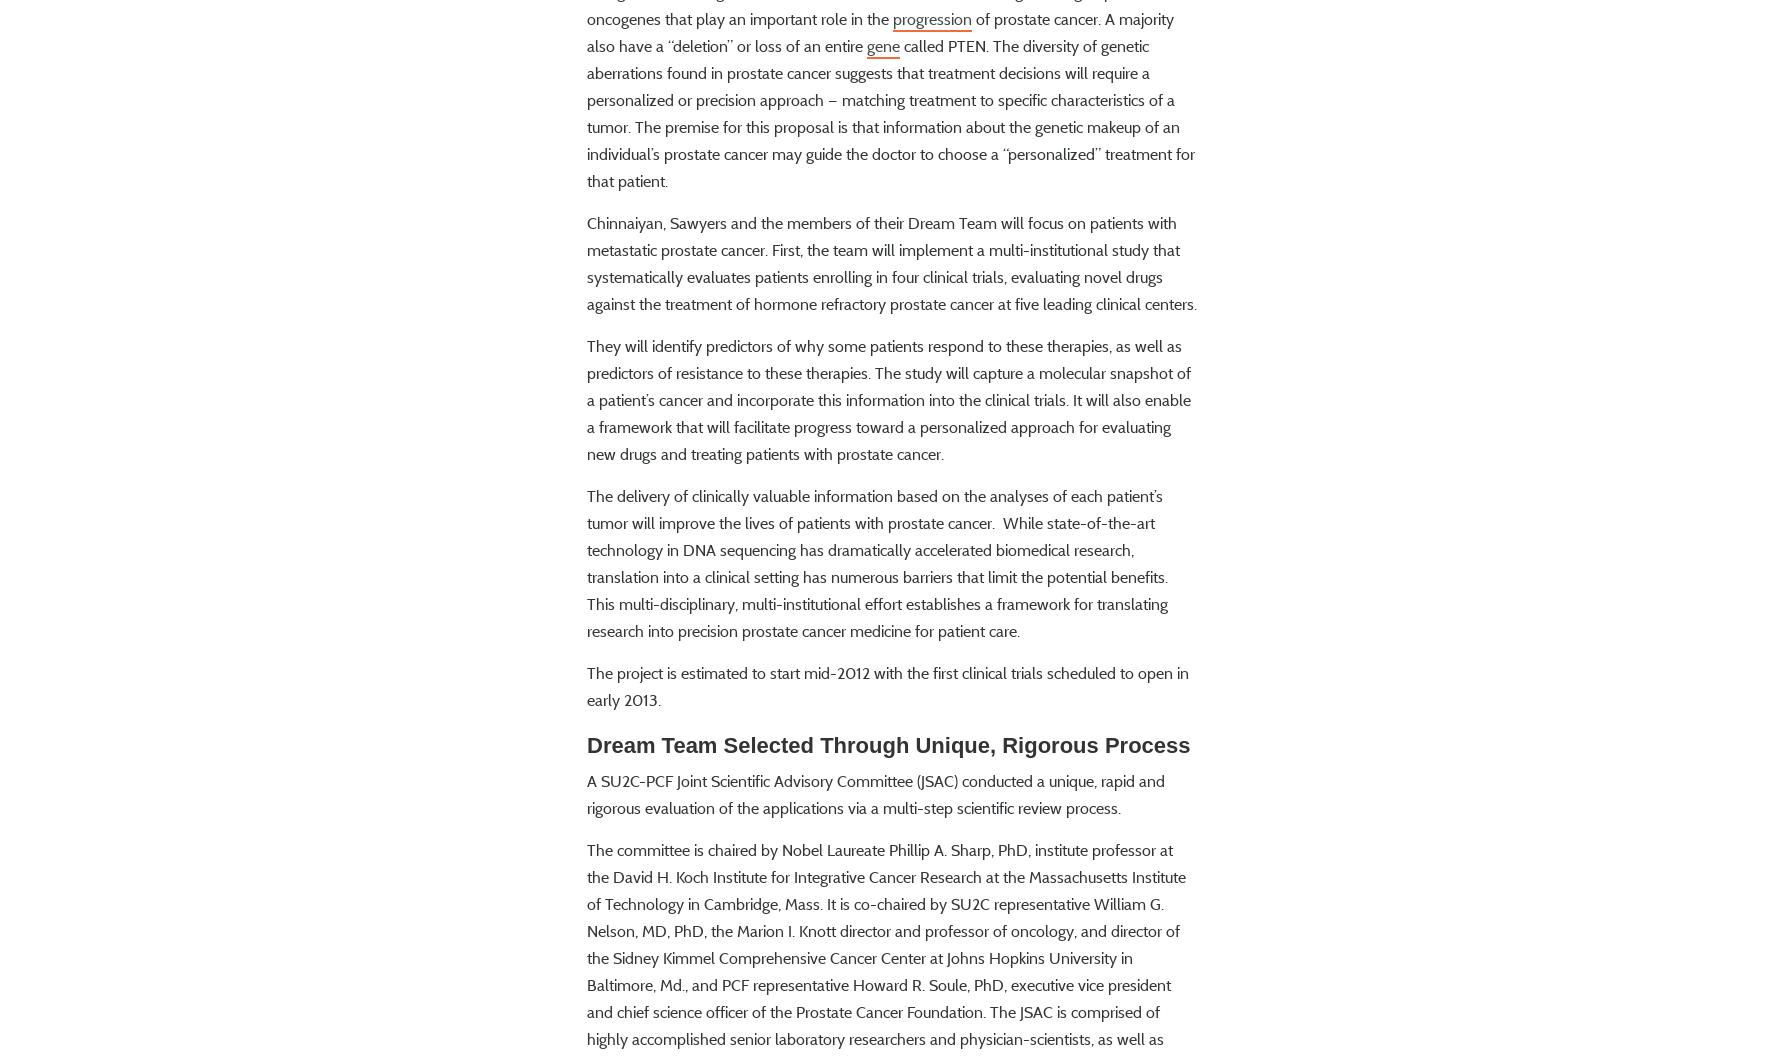 The width and height of the screenshot is (1784, 1060). Describe the element at coordinates (879, 89) in the screenshot. I see `'of prostate cancer. A majority also have a “deletion” or loss of an entire'` at that location.